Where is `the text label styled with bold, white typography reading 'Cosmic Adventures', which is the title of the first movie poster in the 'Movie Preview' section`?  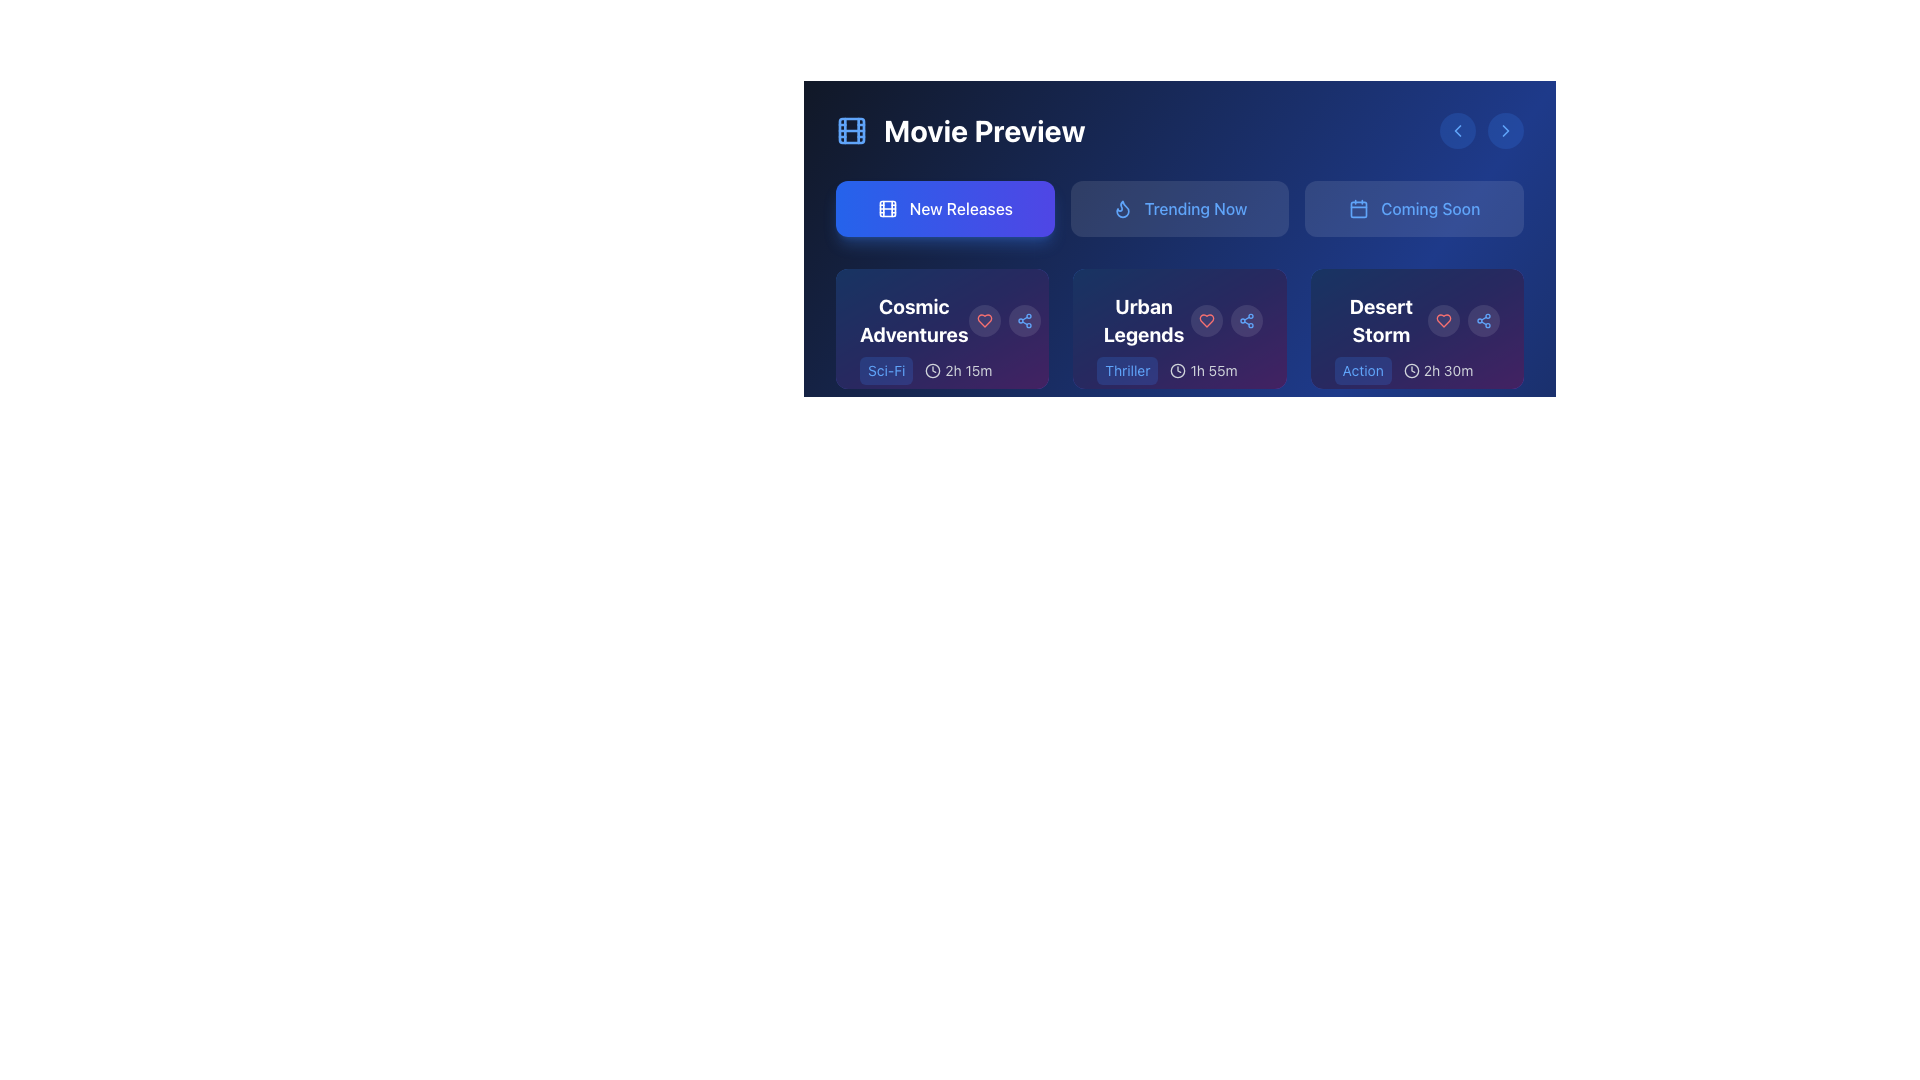 the text label styled with bold, white typography reading 'Cosmic Adventures', which is the title of the first movie poster in the 'Movie Preview' section is located at coordinates (913, 319).